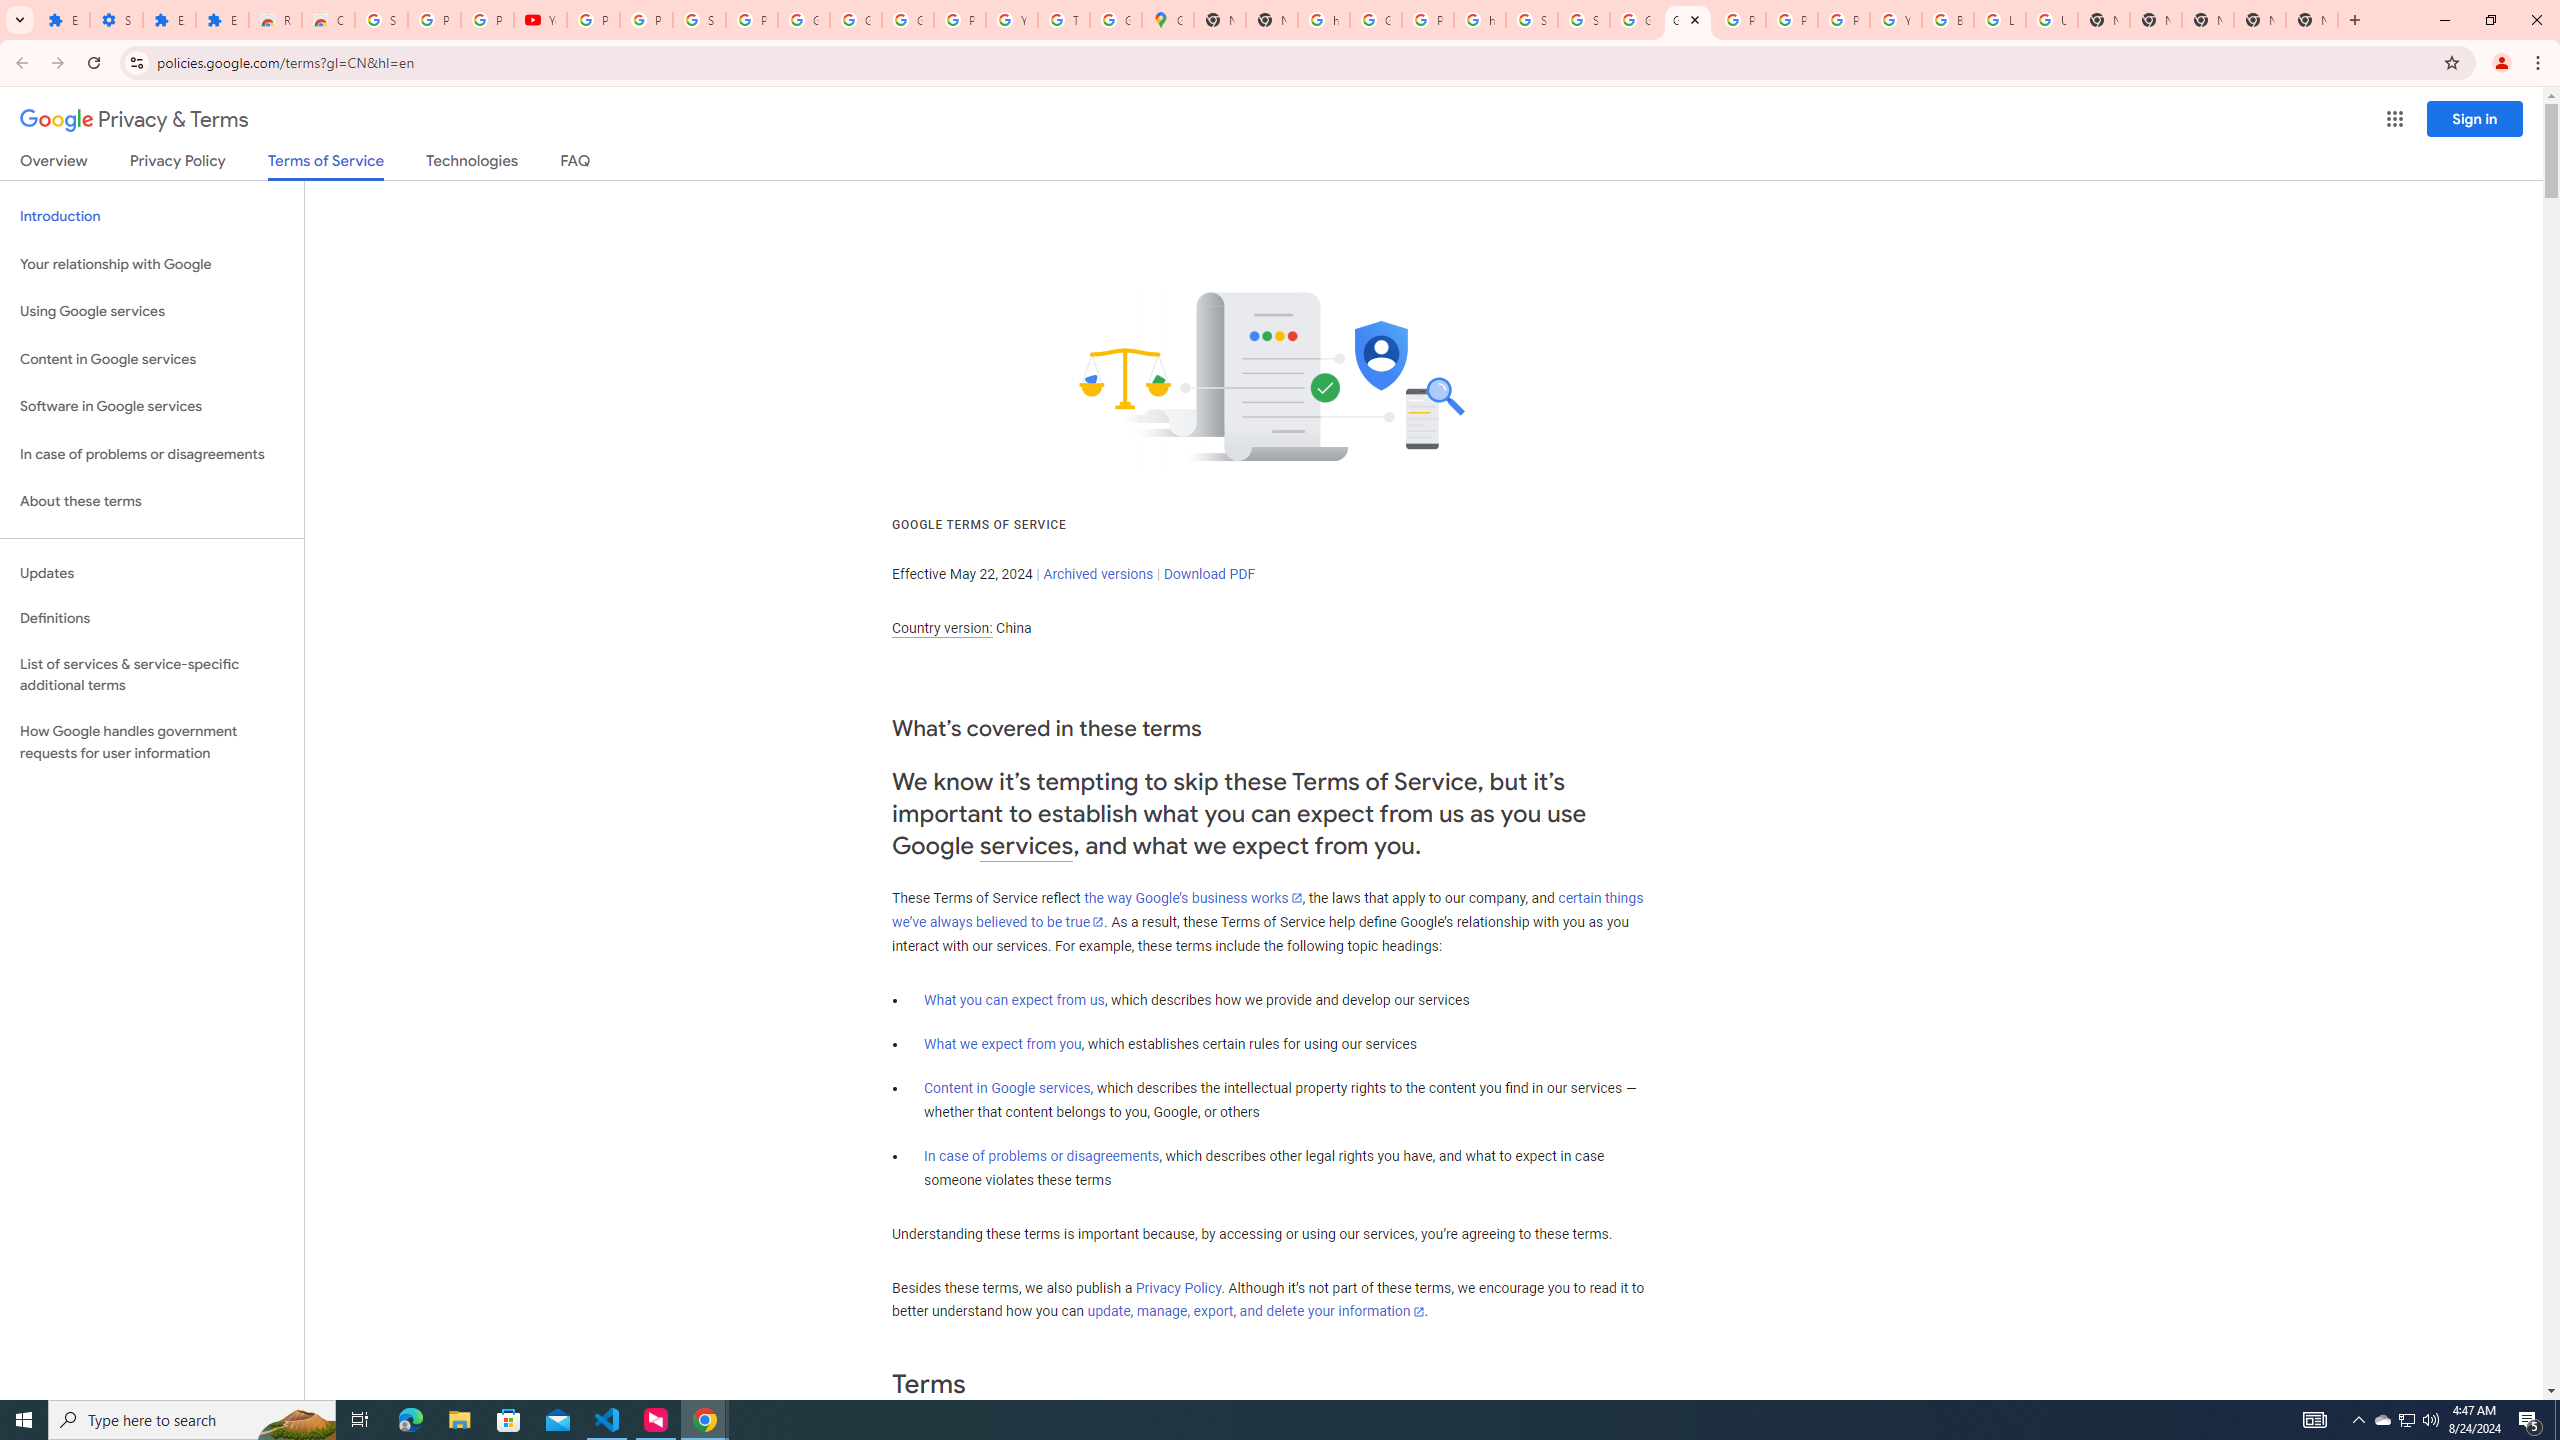  What do you see at coordinates (151, 310) in the screenshot?
I see `'Using Google services'` at bounding box center [151, 310].